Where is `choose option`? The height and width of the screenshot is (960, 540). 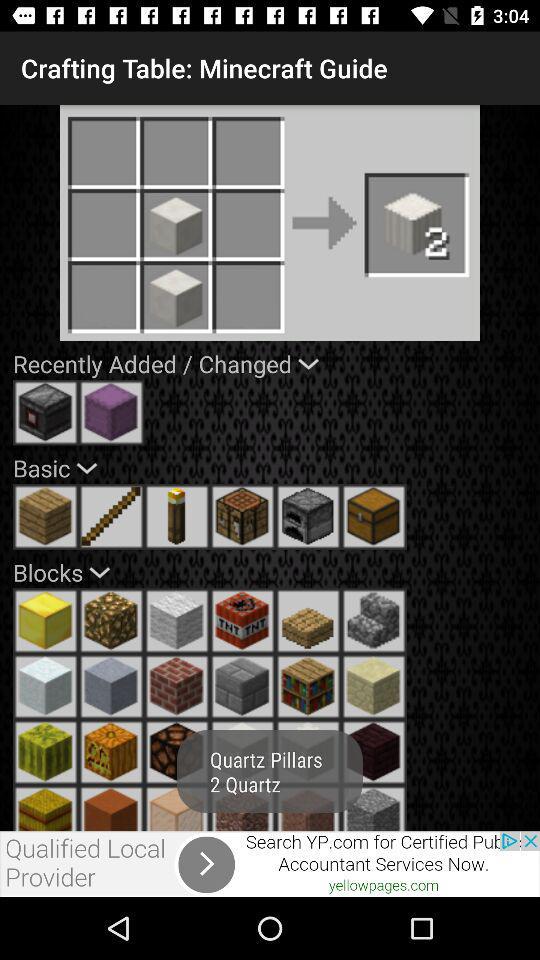 choose option is located at coordinates (45, 411).